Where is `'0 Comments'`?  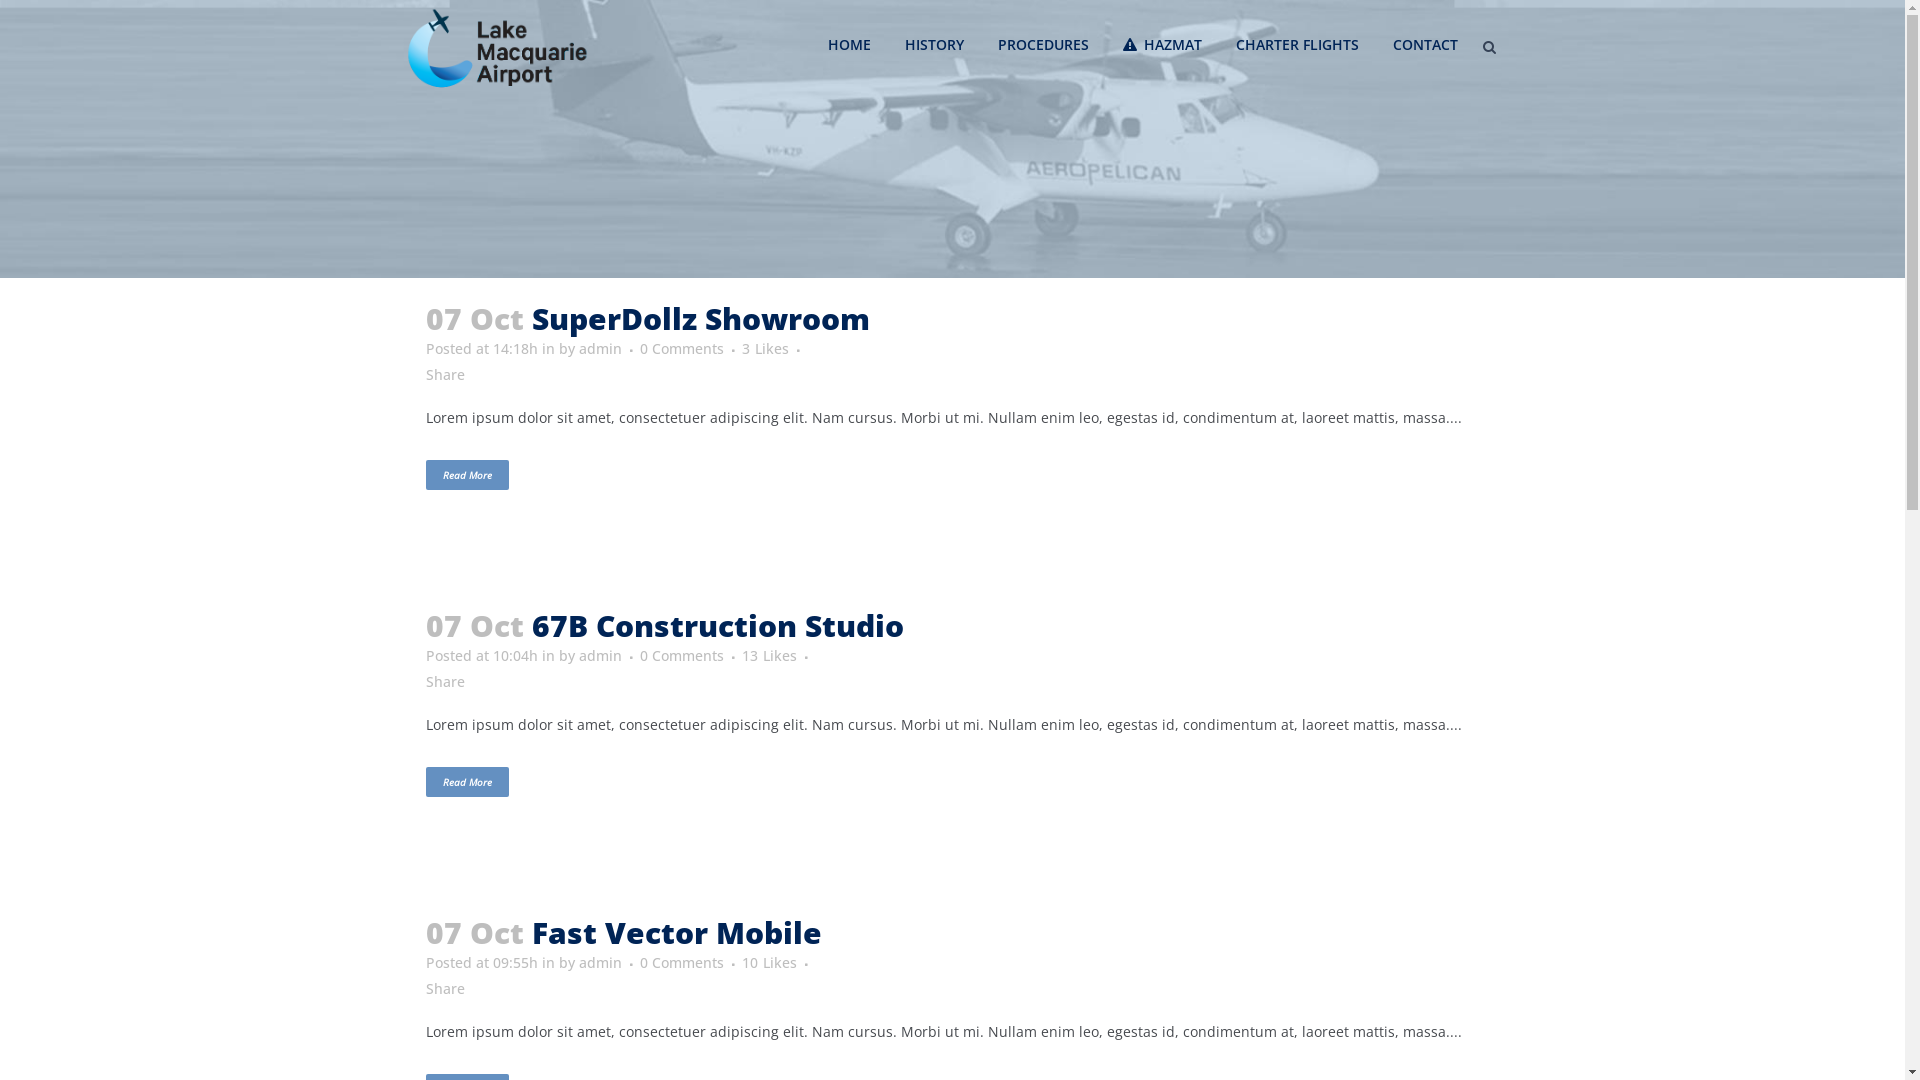
'0 Comments' is located at coordinates (681, 347).